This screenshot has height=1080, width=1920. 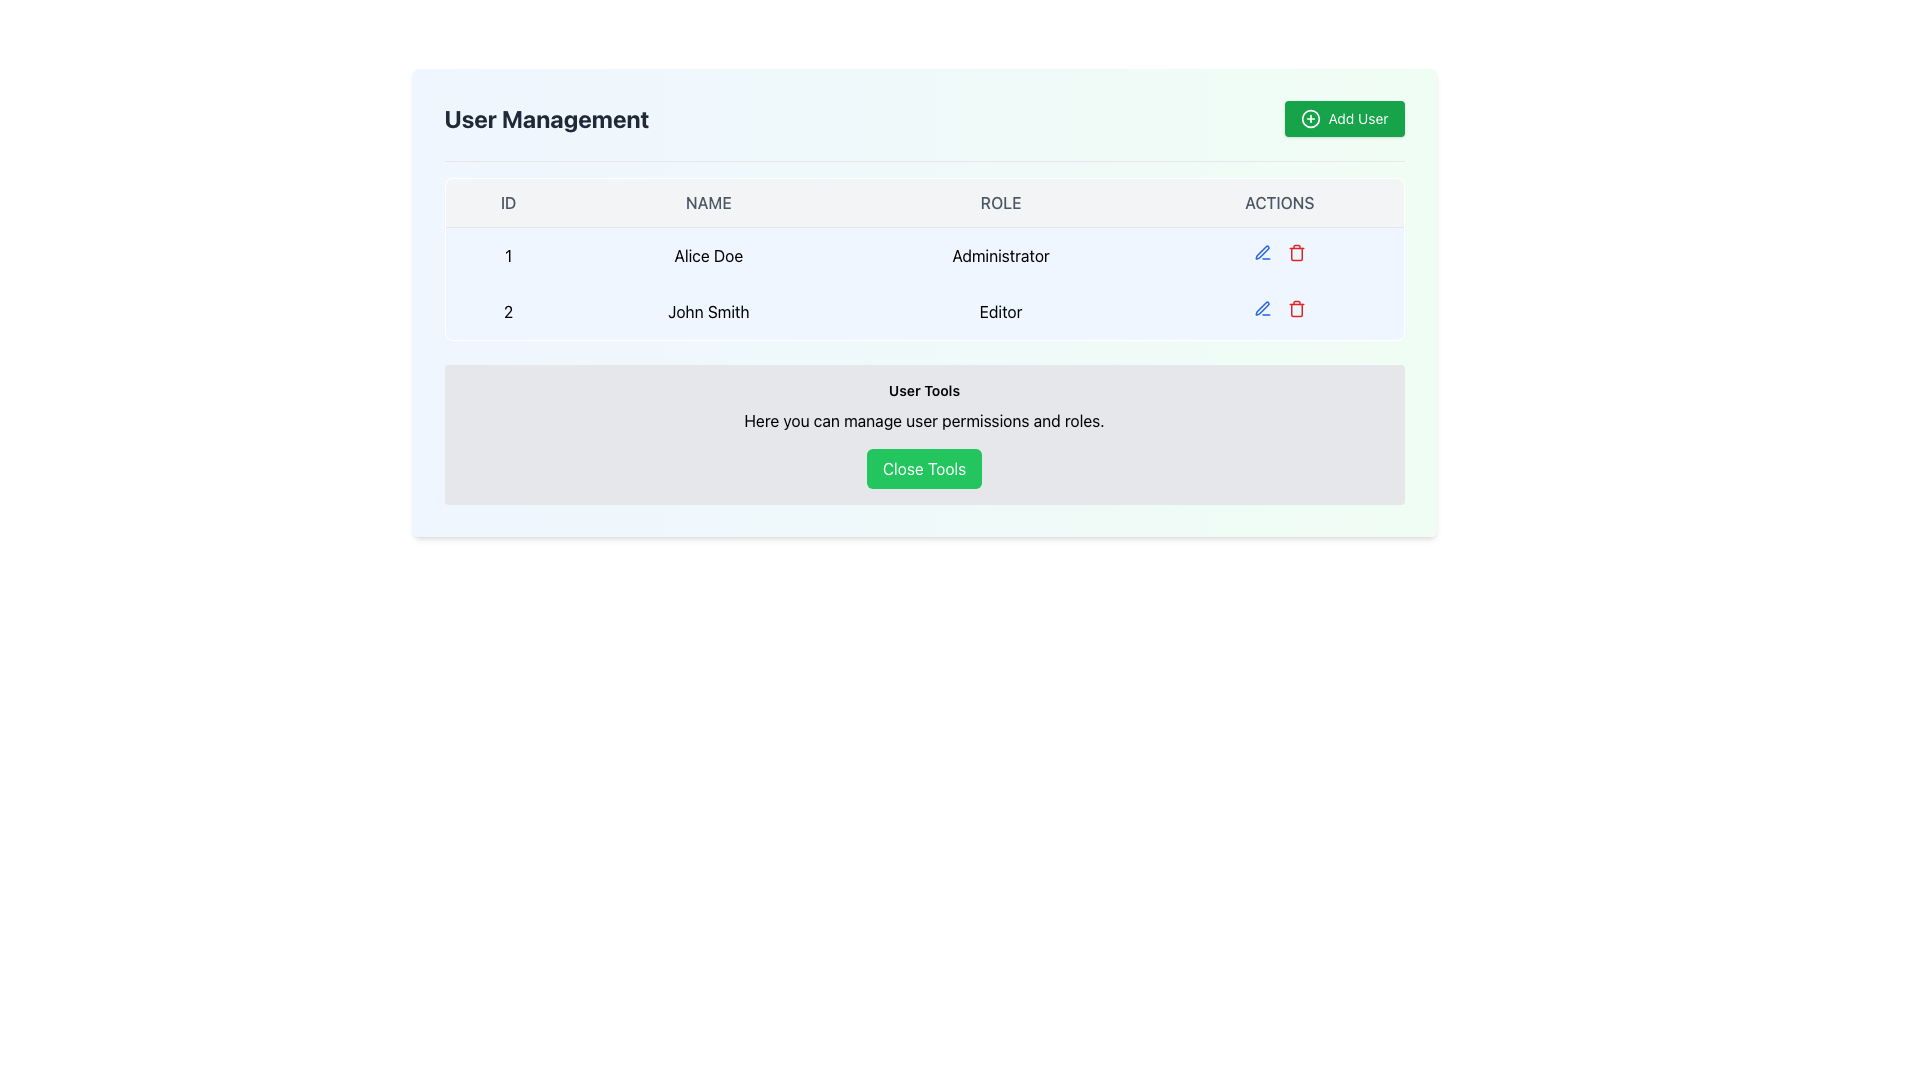 What do you see at coordinates (1296, 252) in the screenshot?
I see `the red trash can icon button located in the Actions column of the second row under the Editor role` at bounding box center [1296, 252].